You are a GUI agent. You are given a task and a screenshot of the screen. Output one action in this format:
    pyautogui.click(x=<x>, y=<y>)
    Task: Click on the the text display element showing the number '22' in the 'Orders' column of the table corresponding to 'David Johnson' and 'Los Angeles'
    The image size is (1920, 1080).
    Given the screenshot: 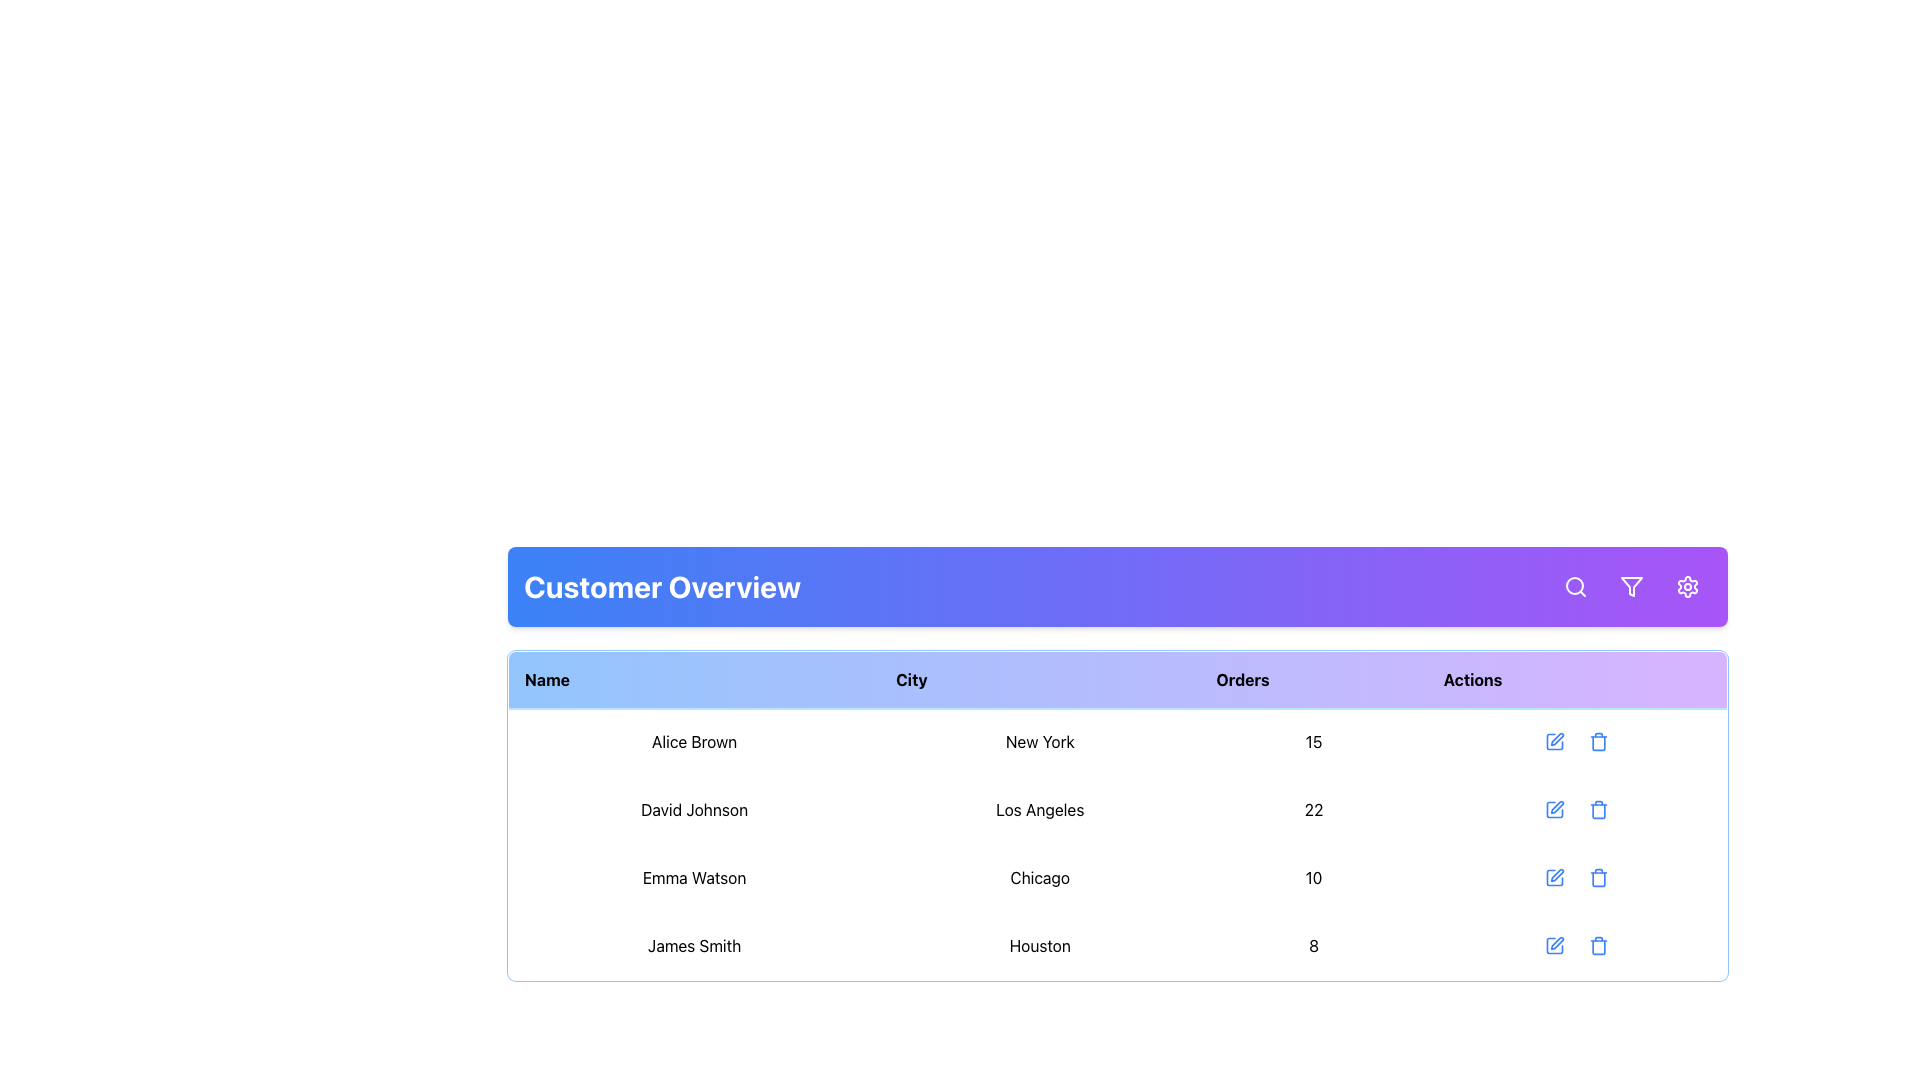 What is the action you would take?
    pyautogui.click(x=1314, y=810)
    